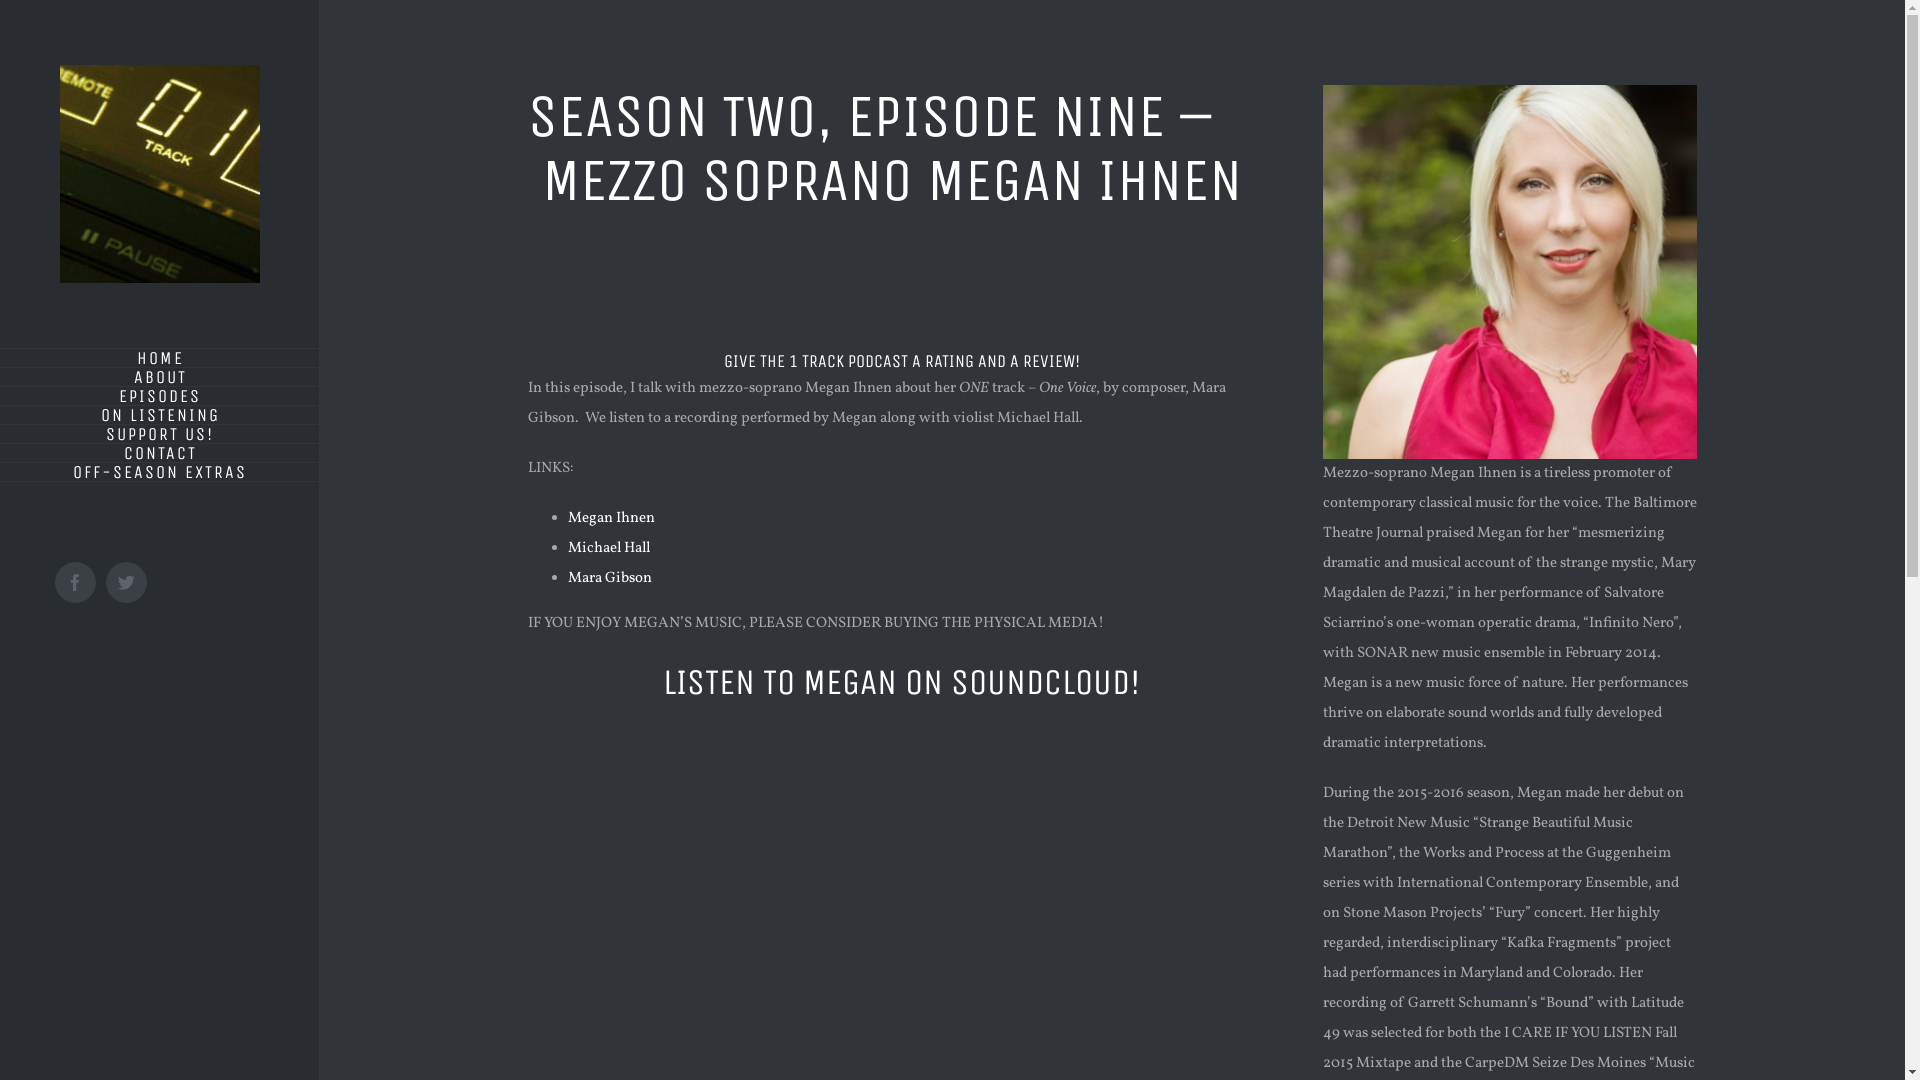  I want to click on 'Michael Hall', so click(566, 548).